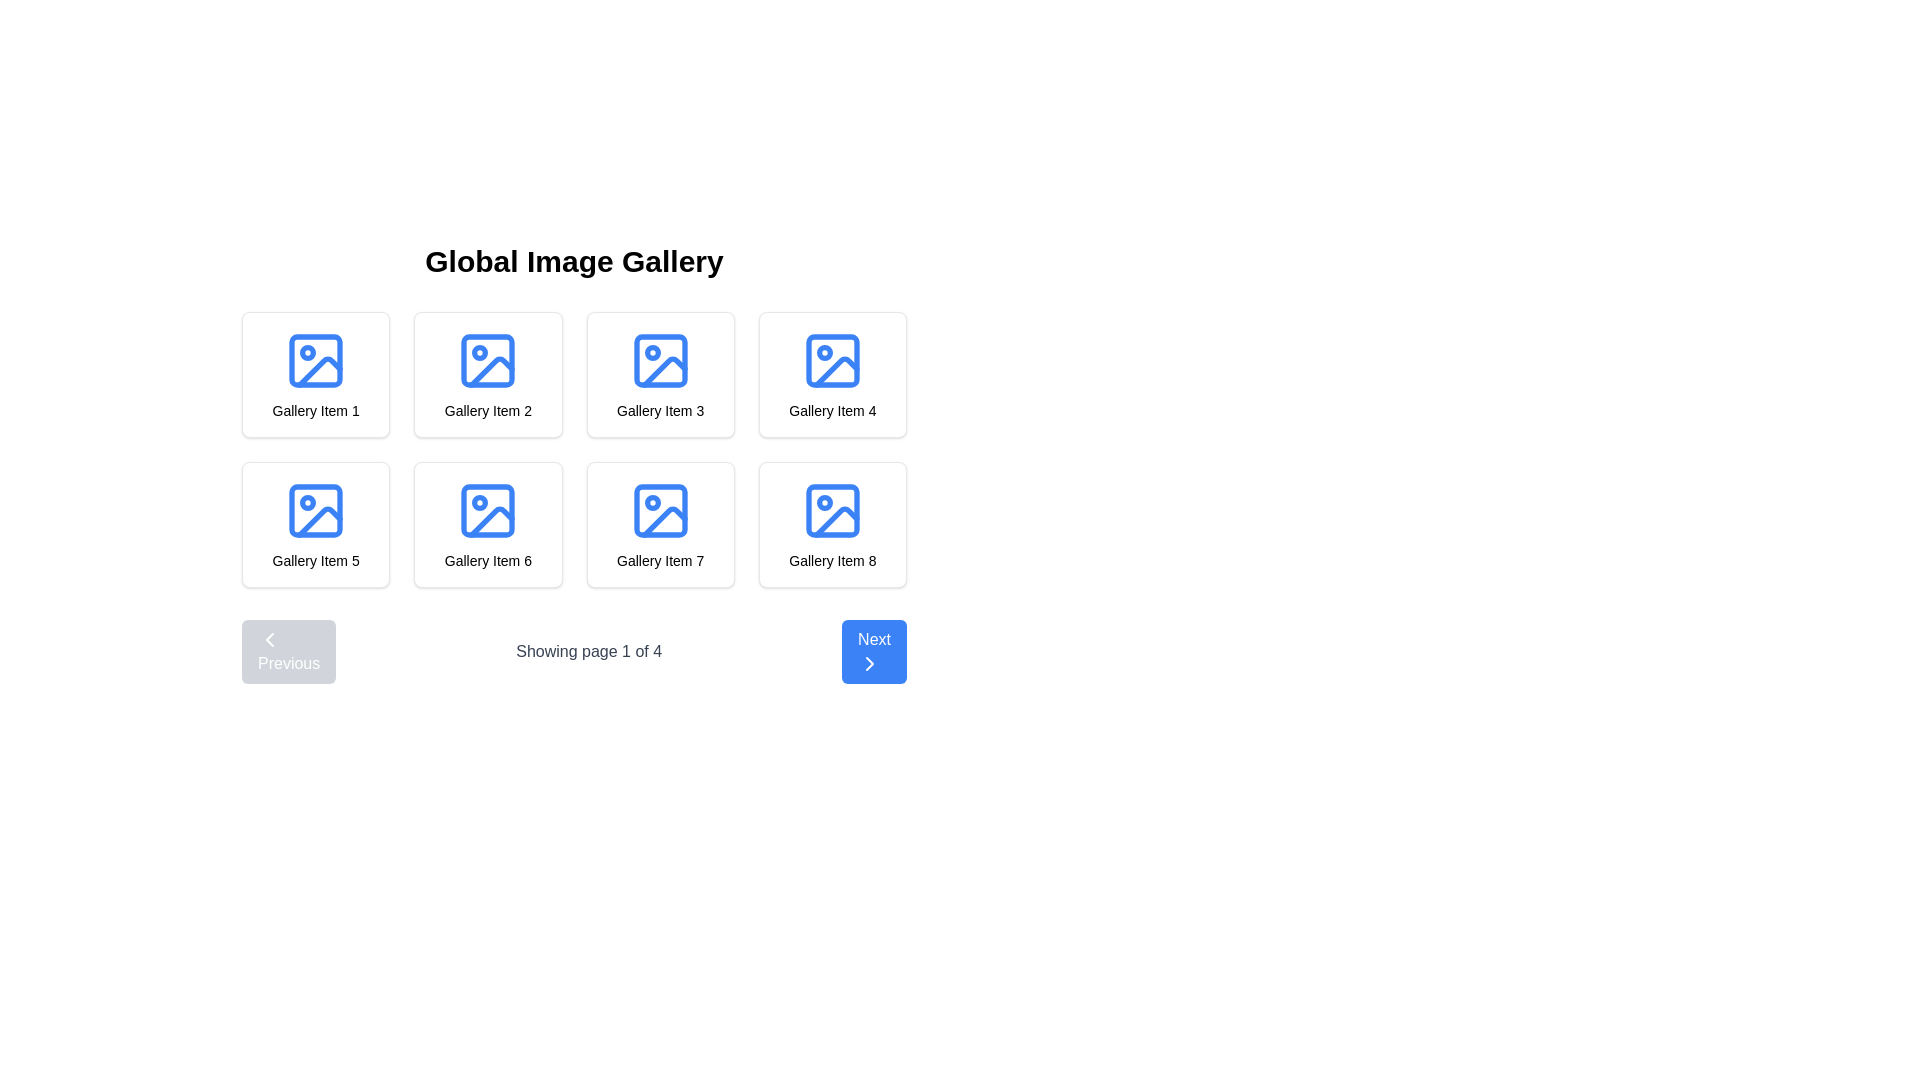  I want to click on the blue outline picture icon located in the top-left card labeled 'Gallery Item 1' on the gallery grid, so click(315, 361).